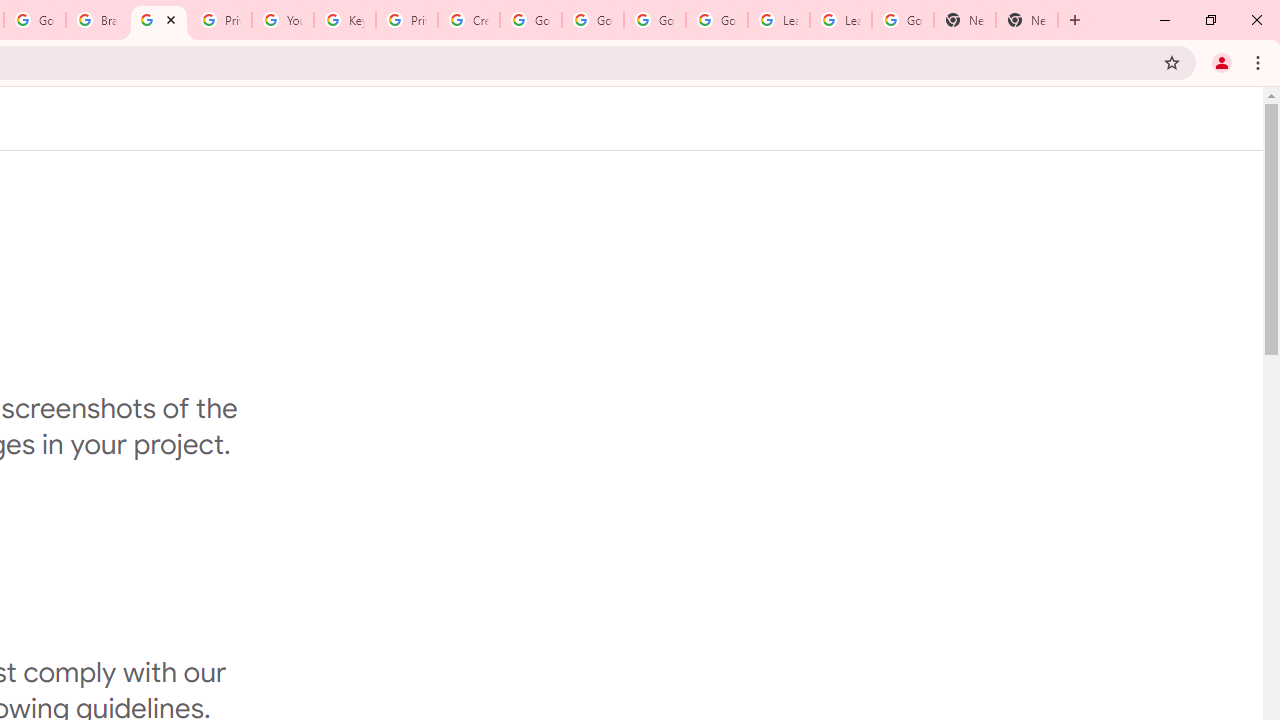  Describe the element at coordinates (902, 20) in the screenshot. I see `'Google Account'` at that location.